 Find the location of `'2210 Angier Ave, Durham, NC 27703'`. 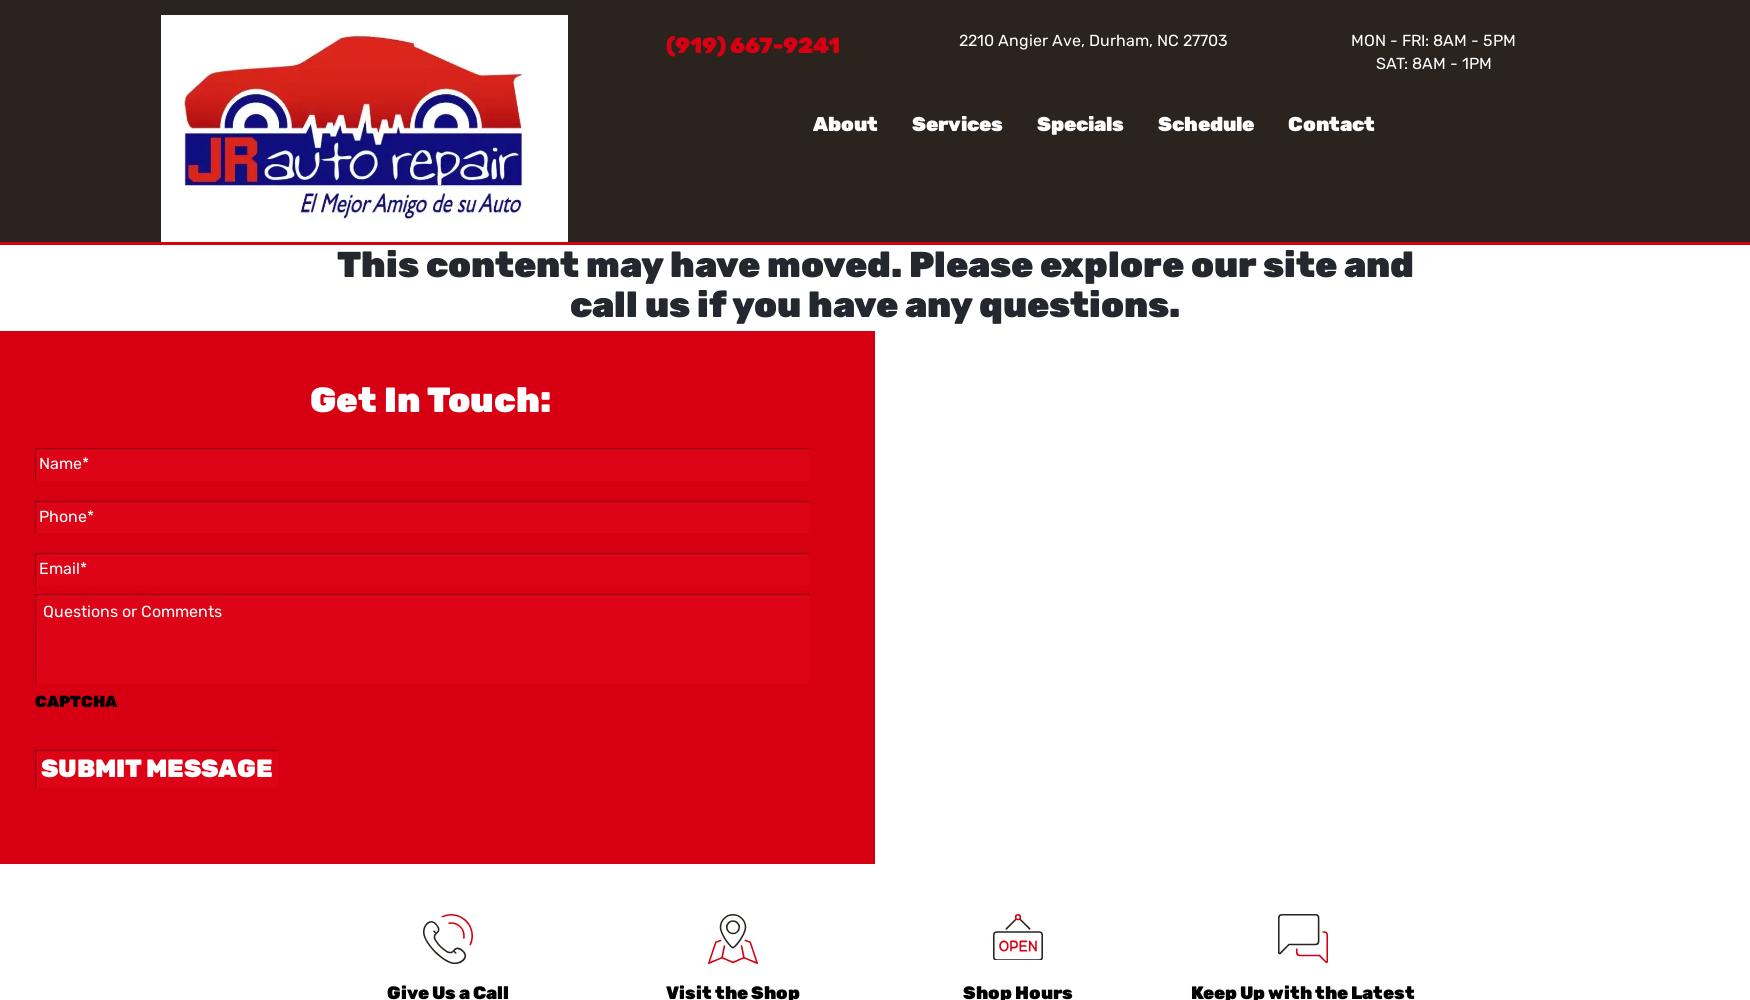

'2210 Angier Ave, Durham, NC 27703' is located at coordinates (1093, 40).